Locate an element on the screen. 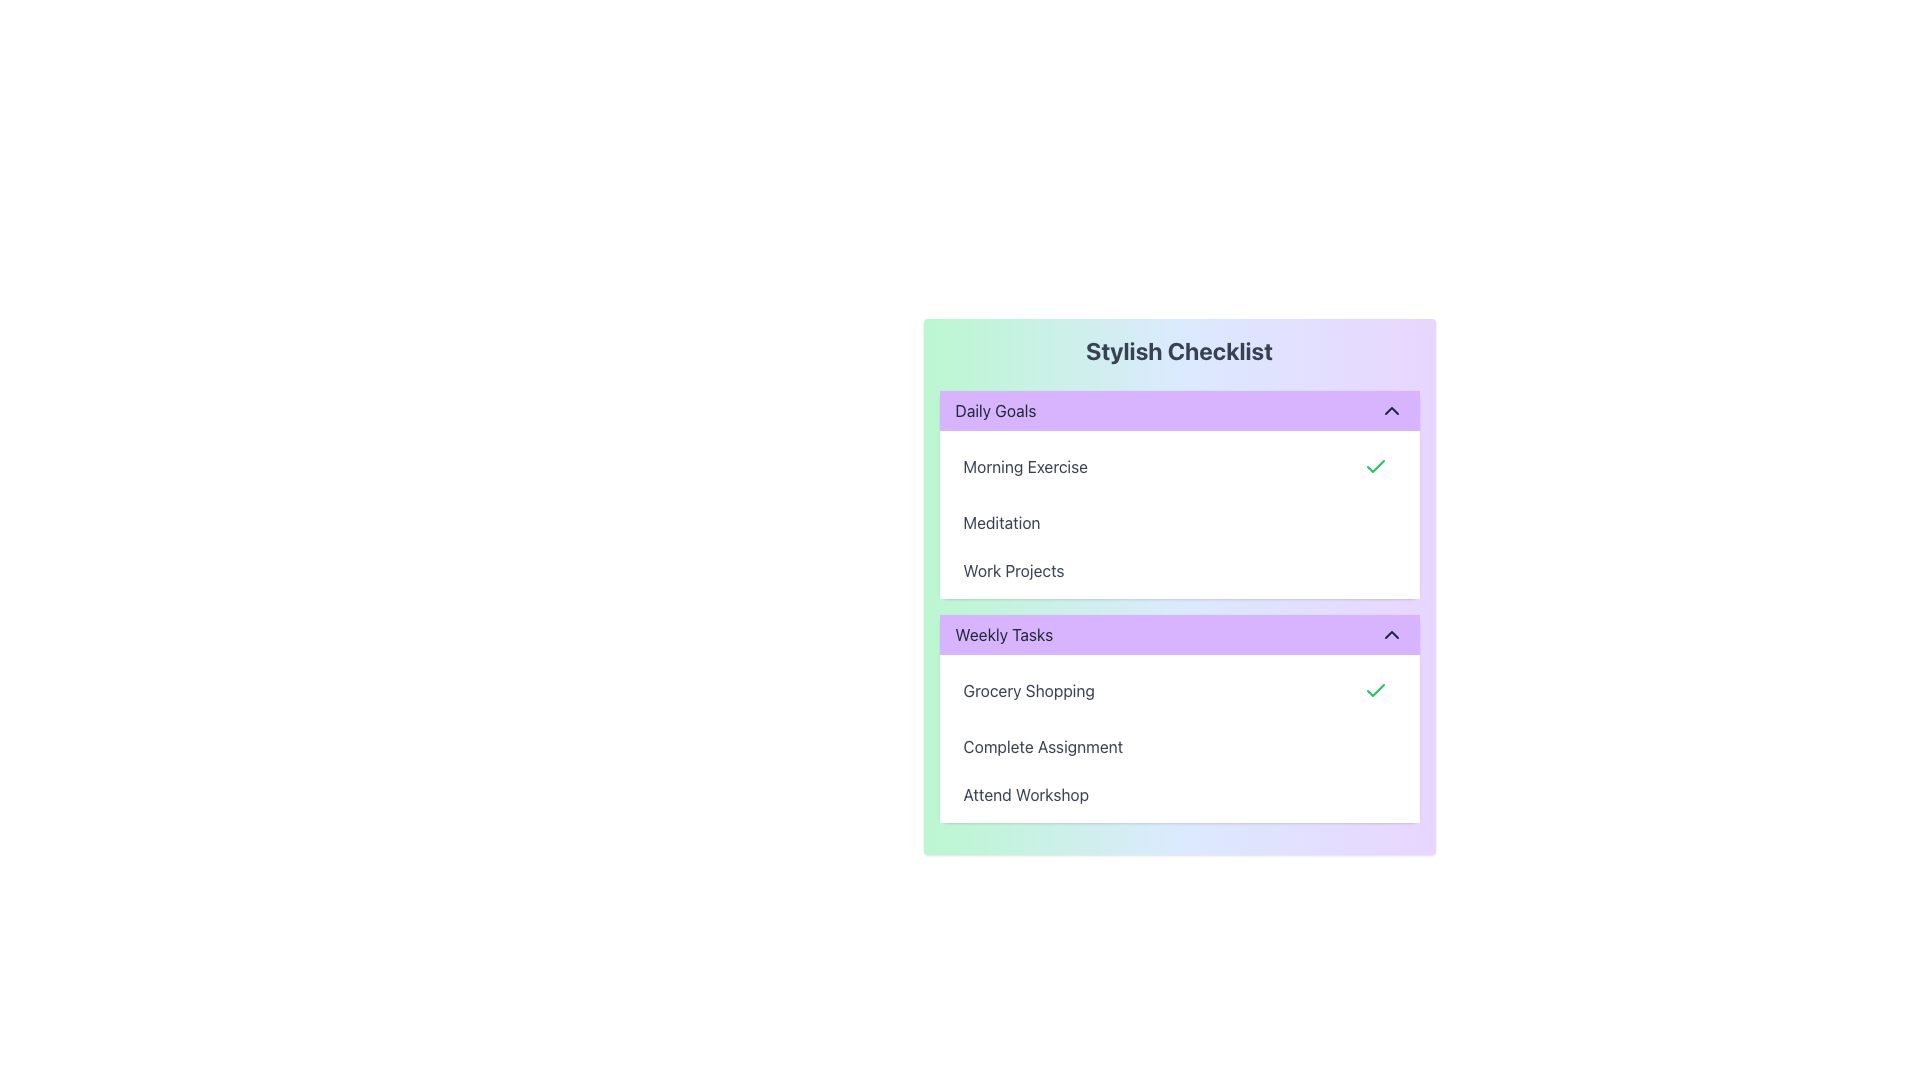 The image size is (1920, 1080). the green checkmark icon located under the 'Weekly Tasks' header, associated with the 'Grocery Shopping' task is located at coordinates (1374, 466).